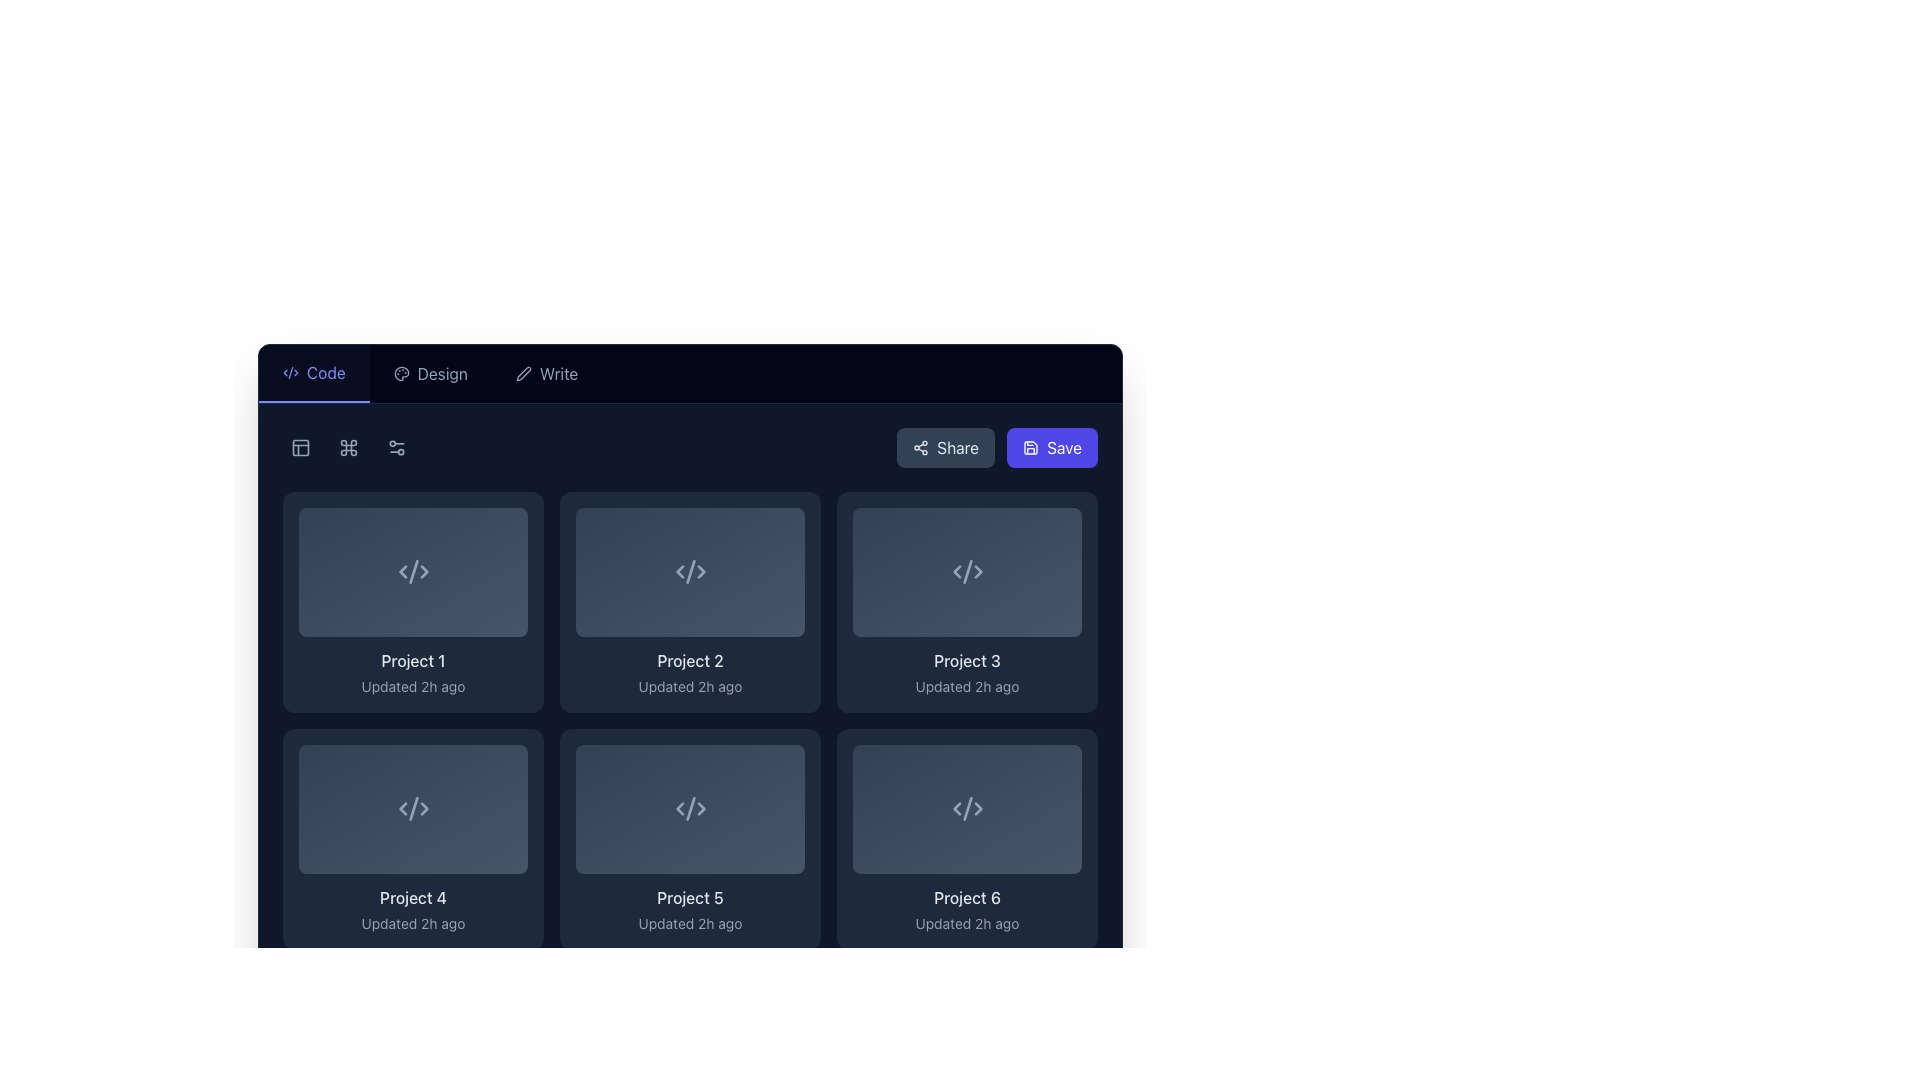 Image resolution: width=1920 pixels, height=1080 pixels. I want to click on the 'Save' button with a blue background and white text, so click(1051, 446).